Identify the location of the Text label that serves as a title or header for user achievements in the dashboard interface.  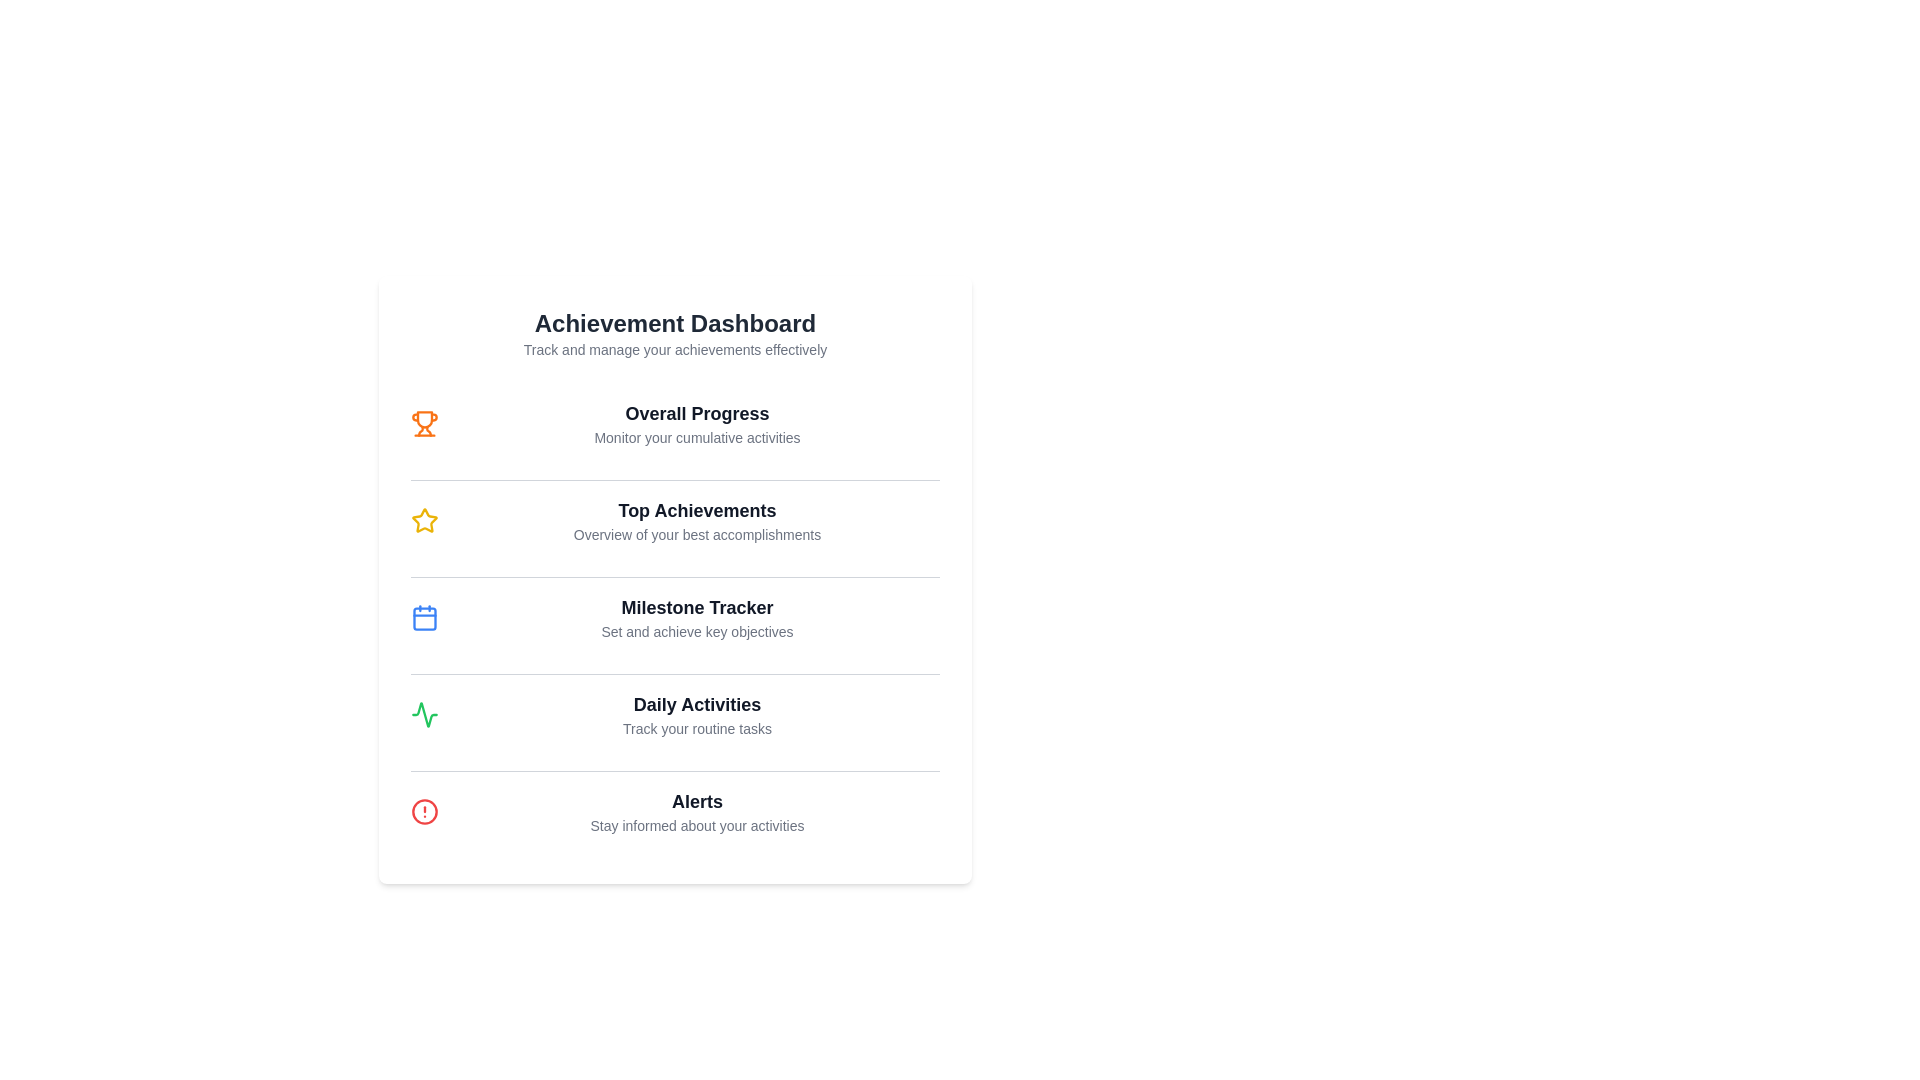
(697, 509).